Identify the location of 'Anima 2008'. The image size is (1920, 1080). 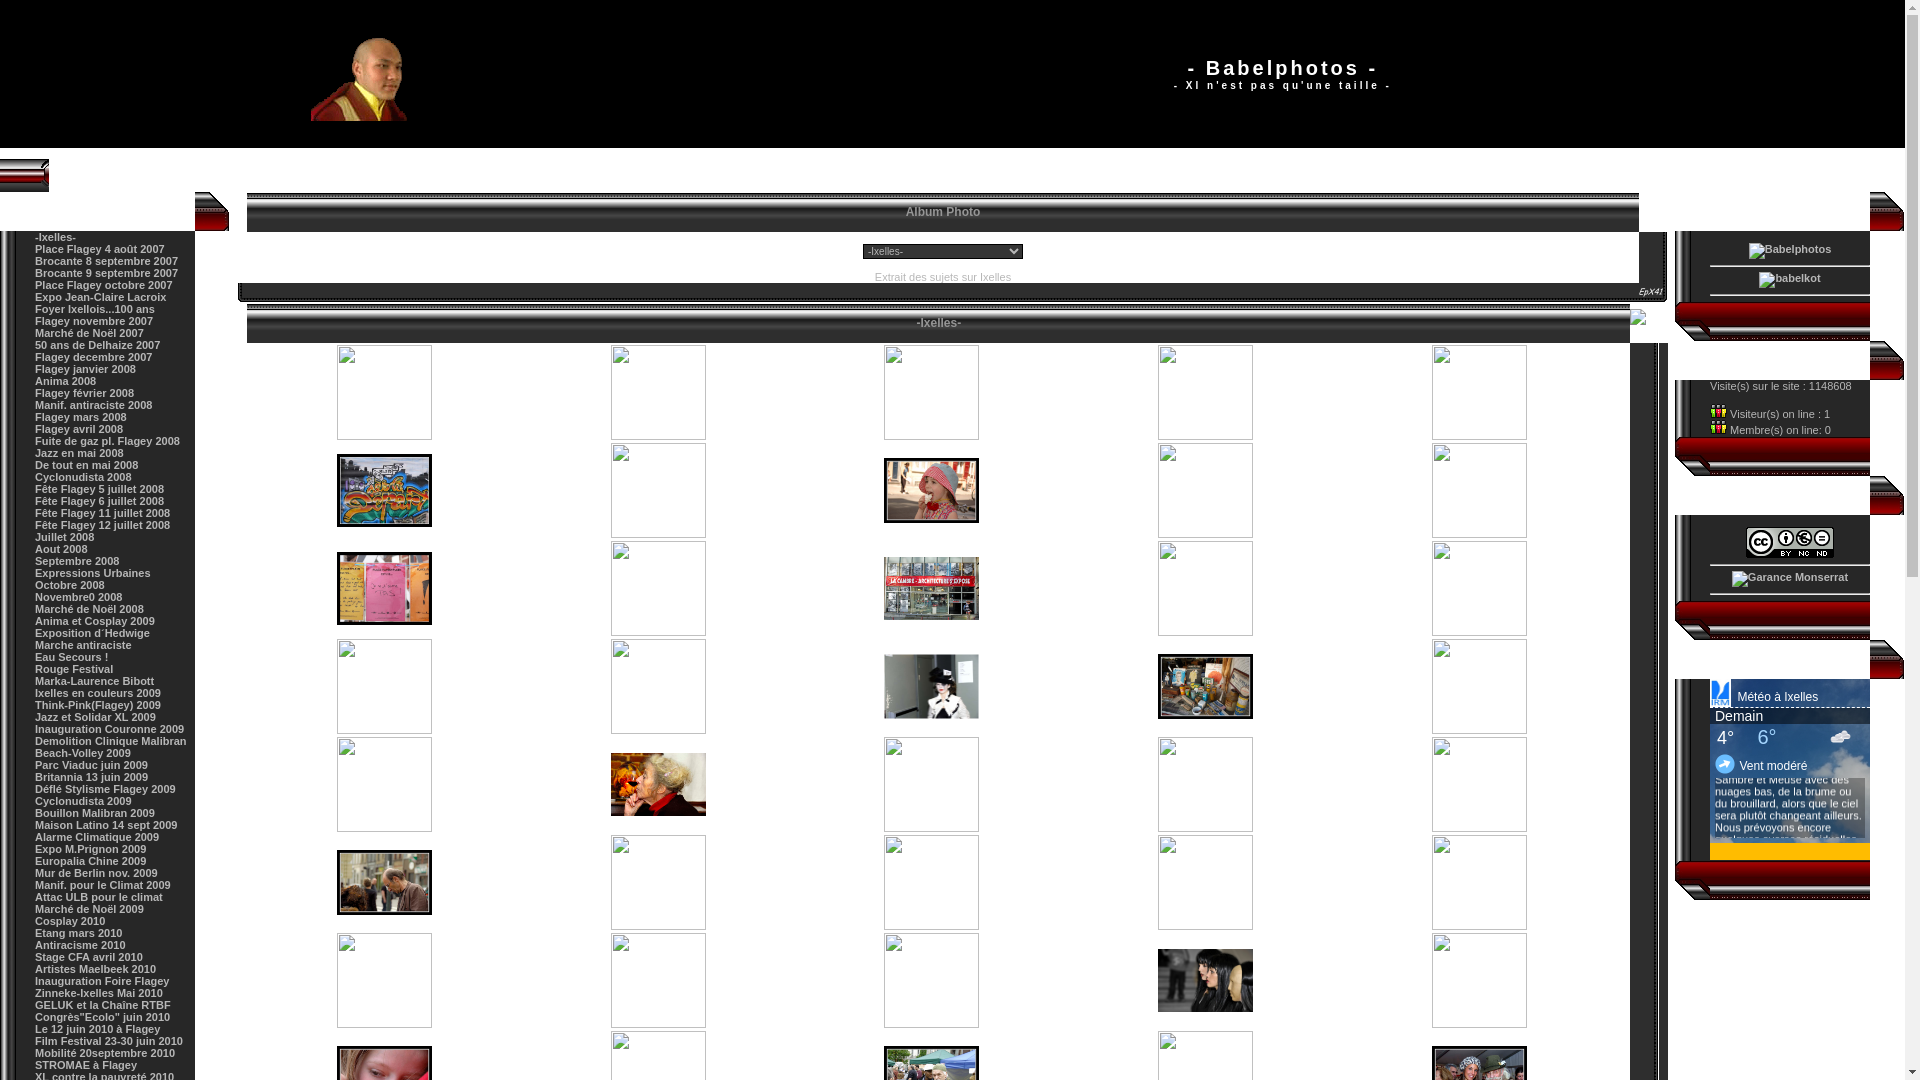
(65, 381).